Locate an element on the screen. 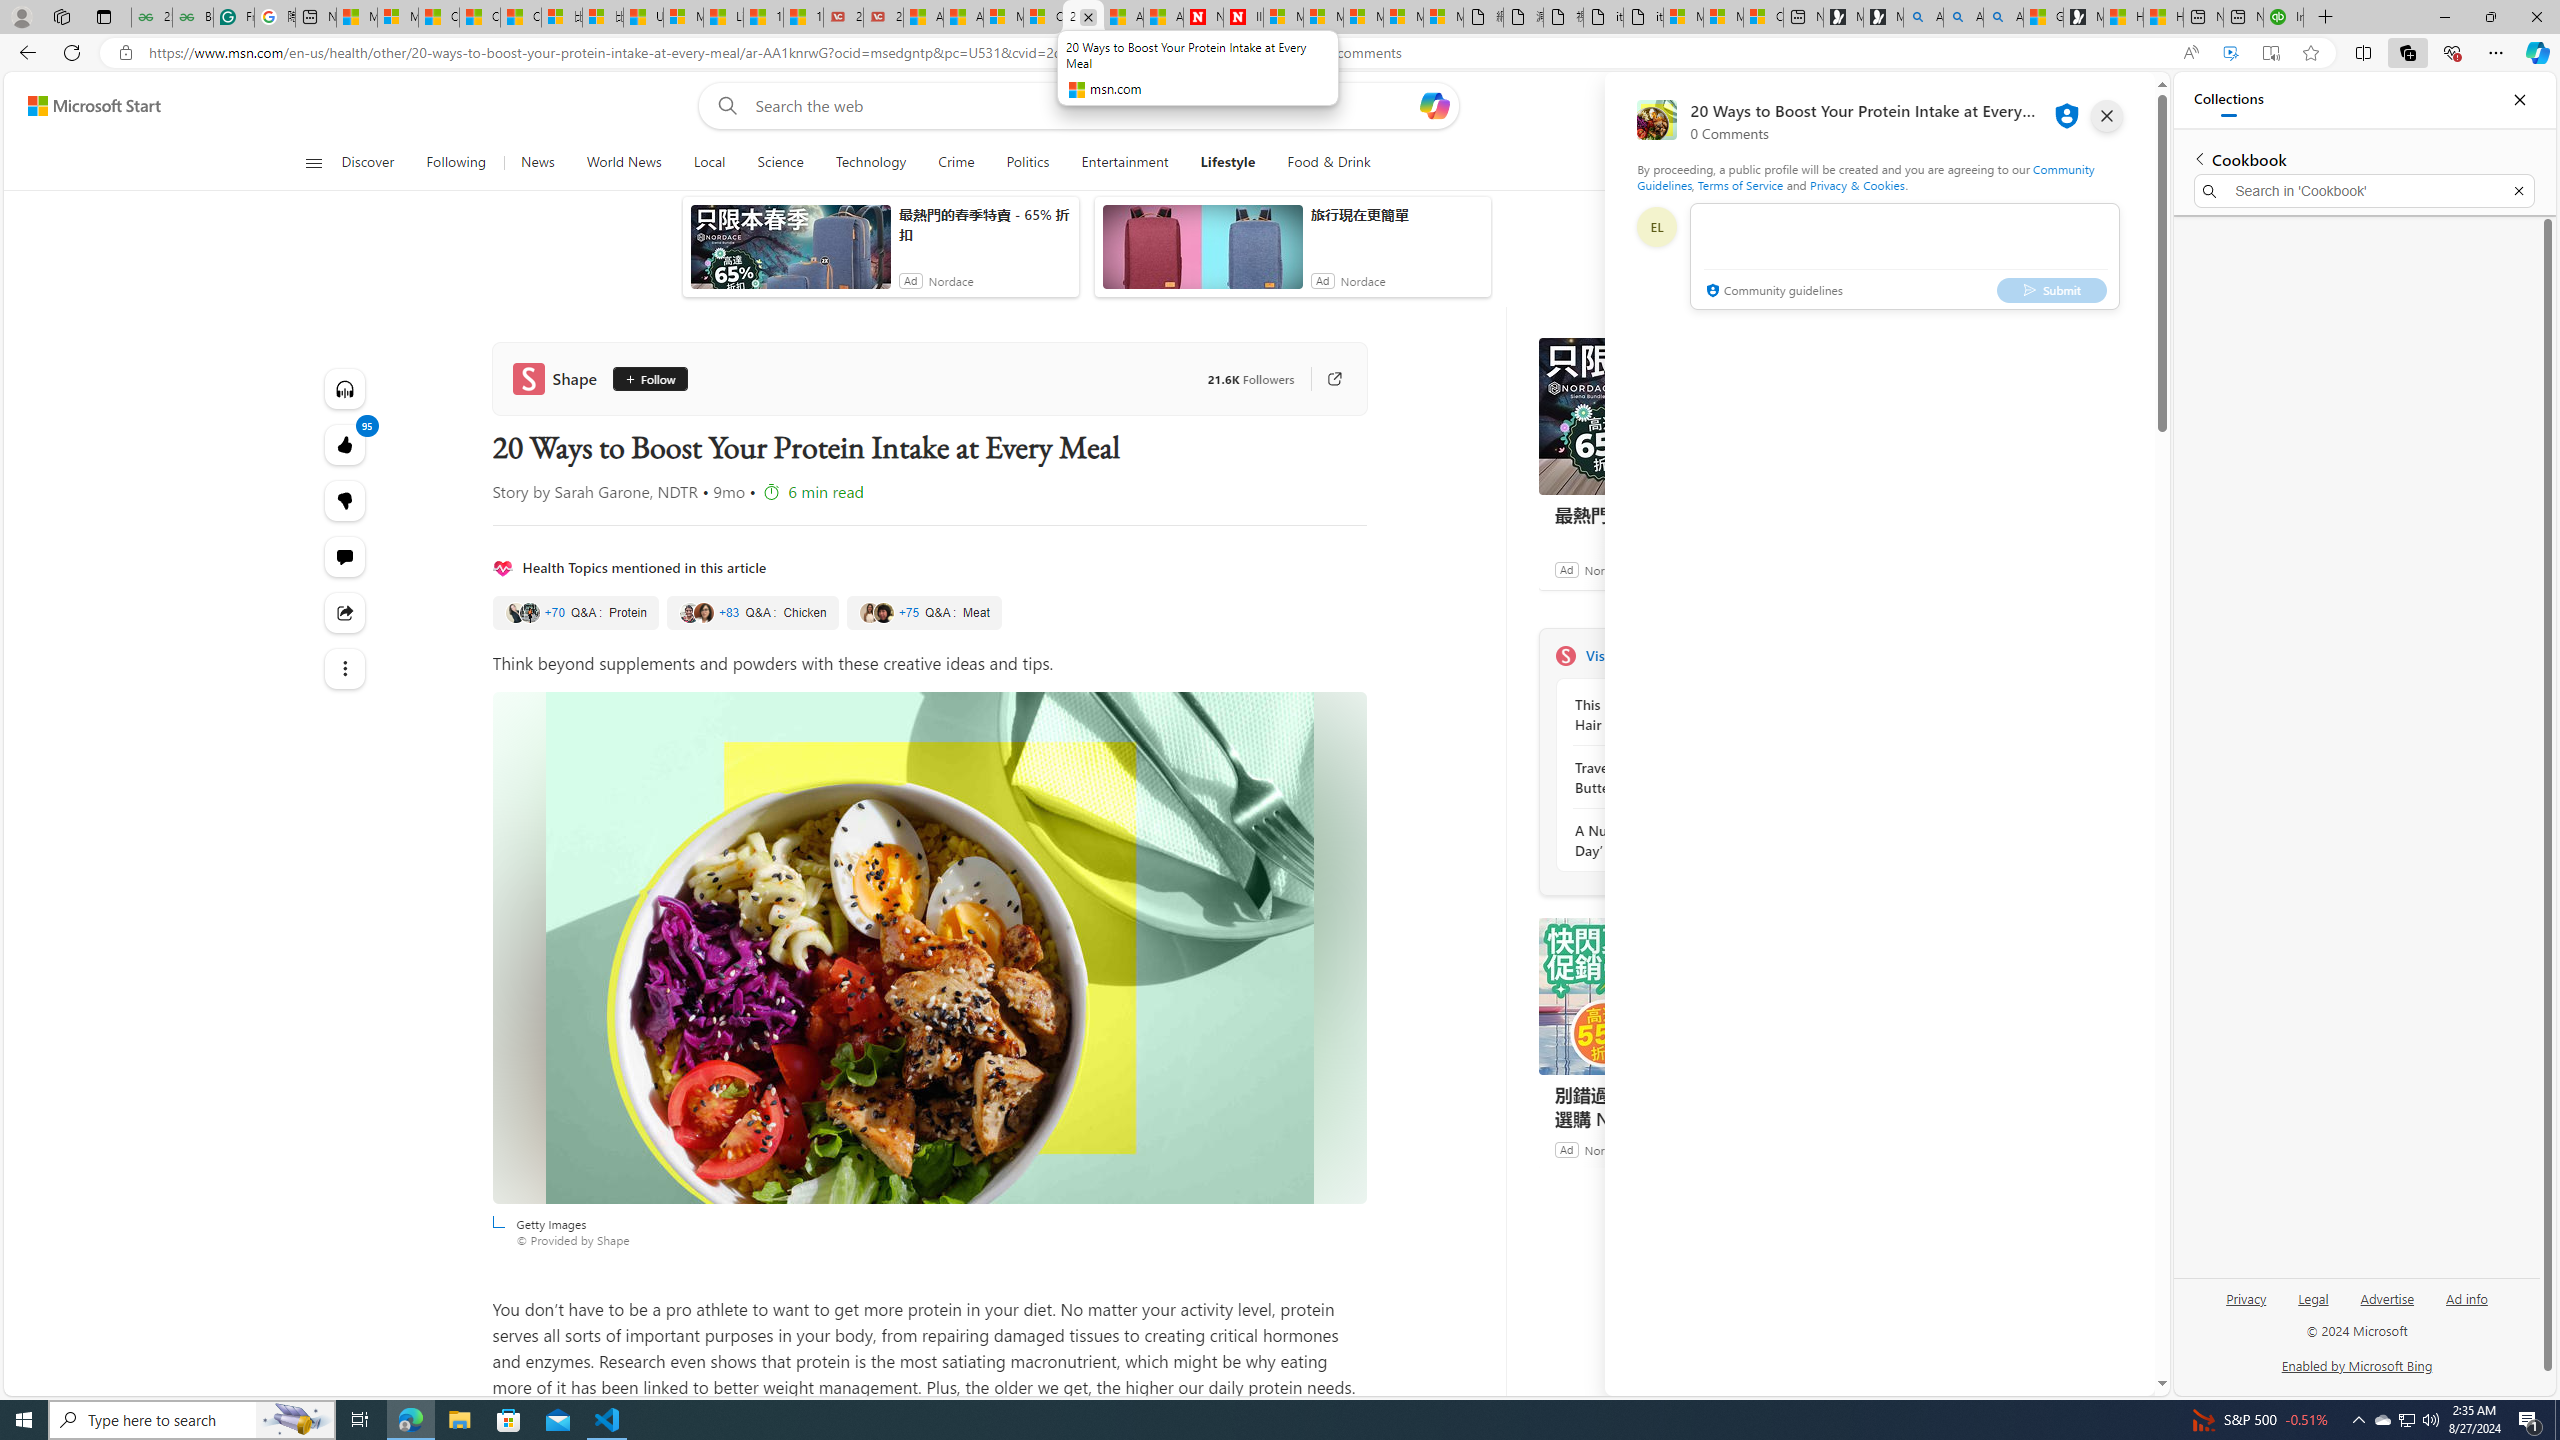 The image size is (2560, 1440). 'Privacy' is located at coordinates (2246, 1305).